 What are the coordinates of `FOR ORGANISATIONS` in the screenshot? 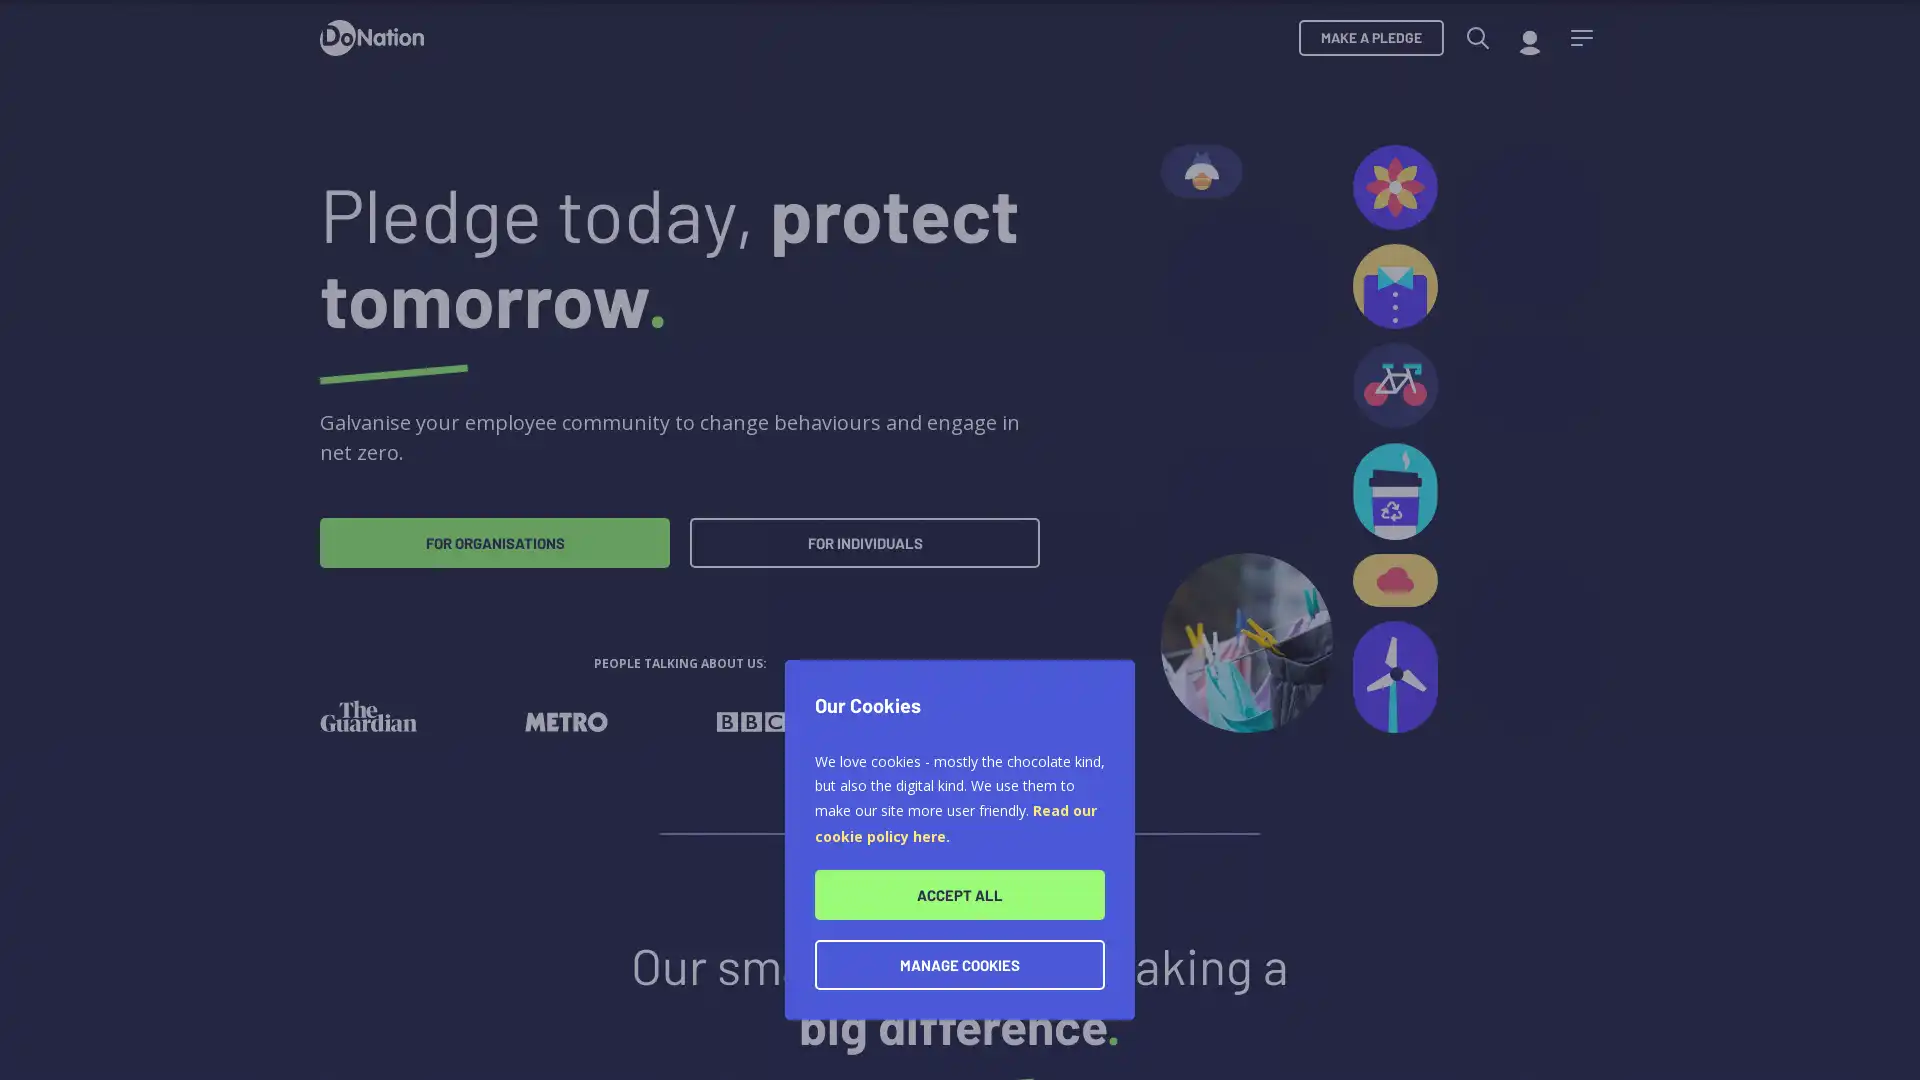 It's located at (494, 543).